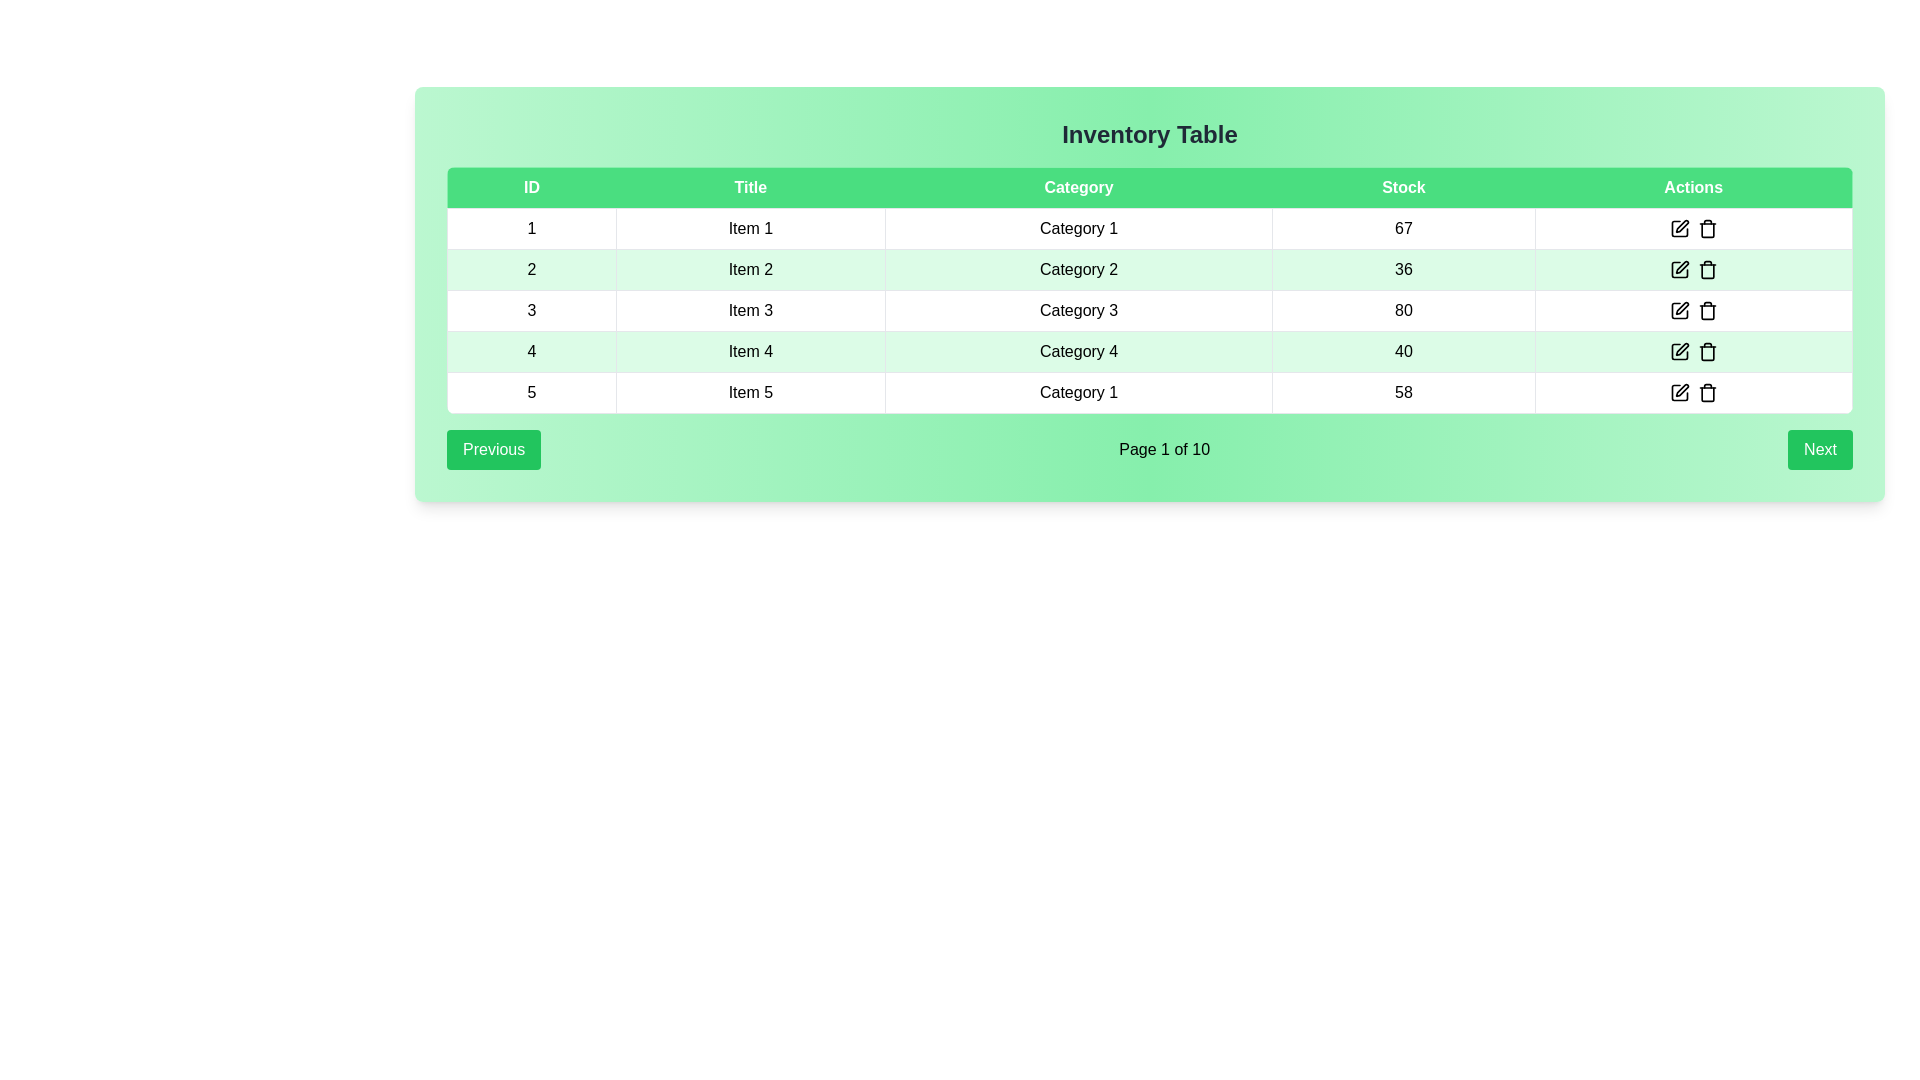  What do you see at coordinates (1680, 350) in the screenshot?
I see `the edit button located in the Actions column of the fourth row in the inventory table` at bounding box center [1680, 350].